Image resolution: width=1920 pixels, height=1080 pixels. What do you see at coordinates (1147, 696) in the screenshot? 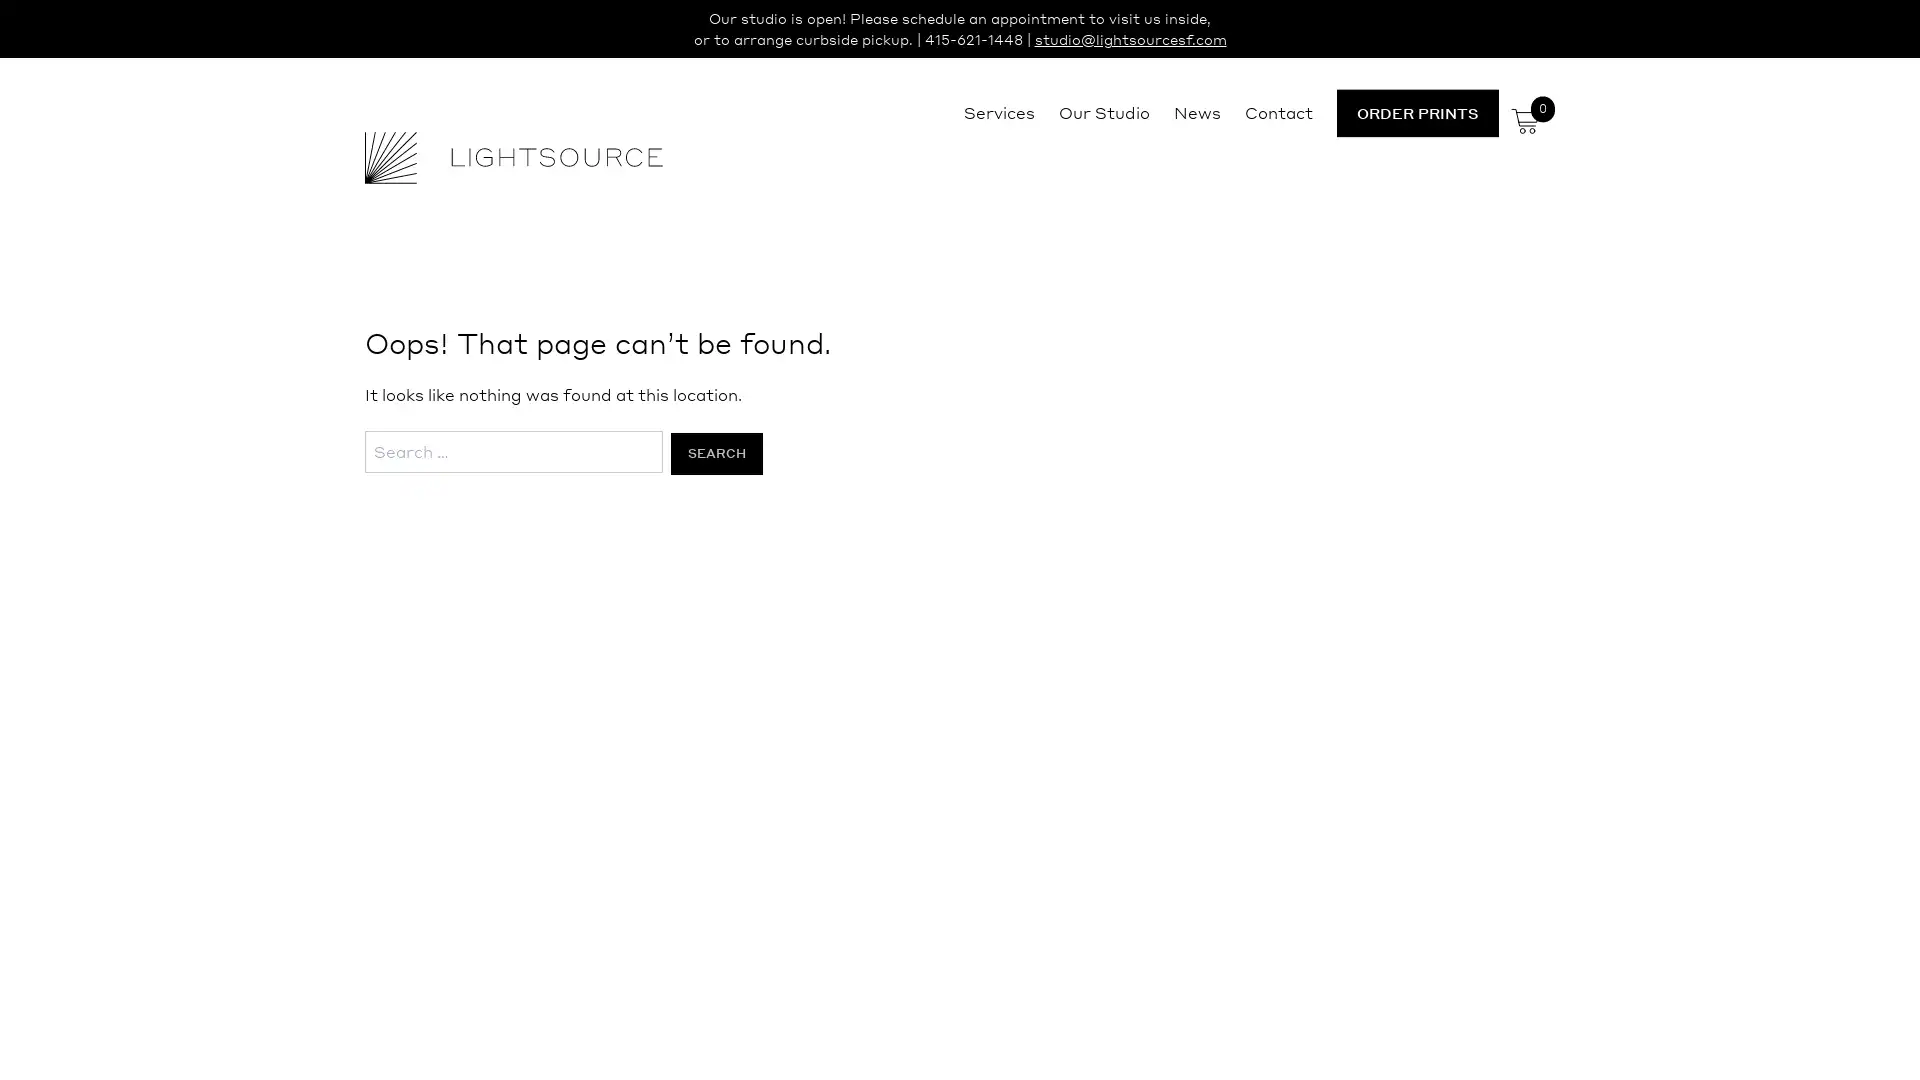
I see `Sign up` at bounding box center [1147, 696].